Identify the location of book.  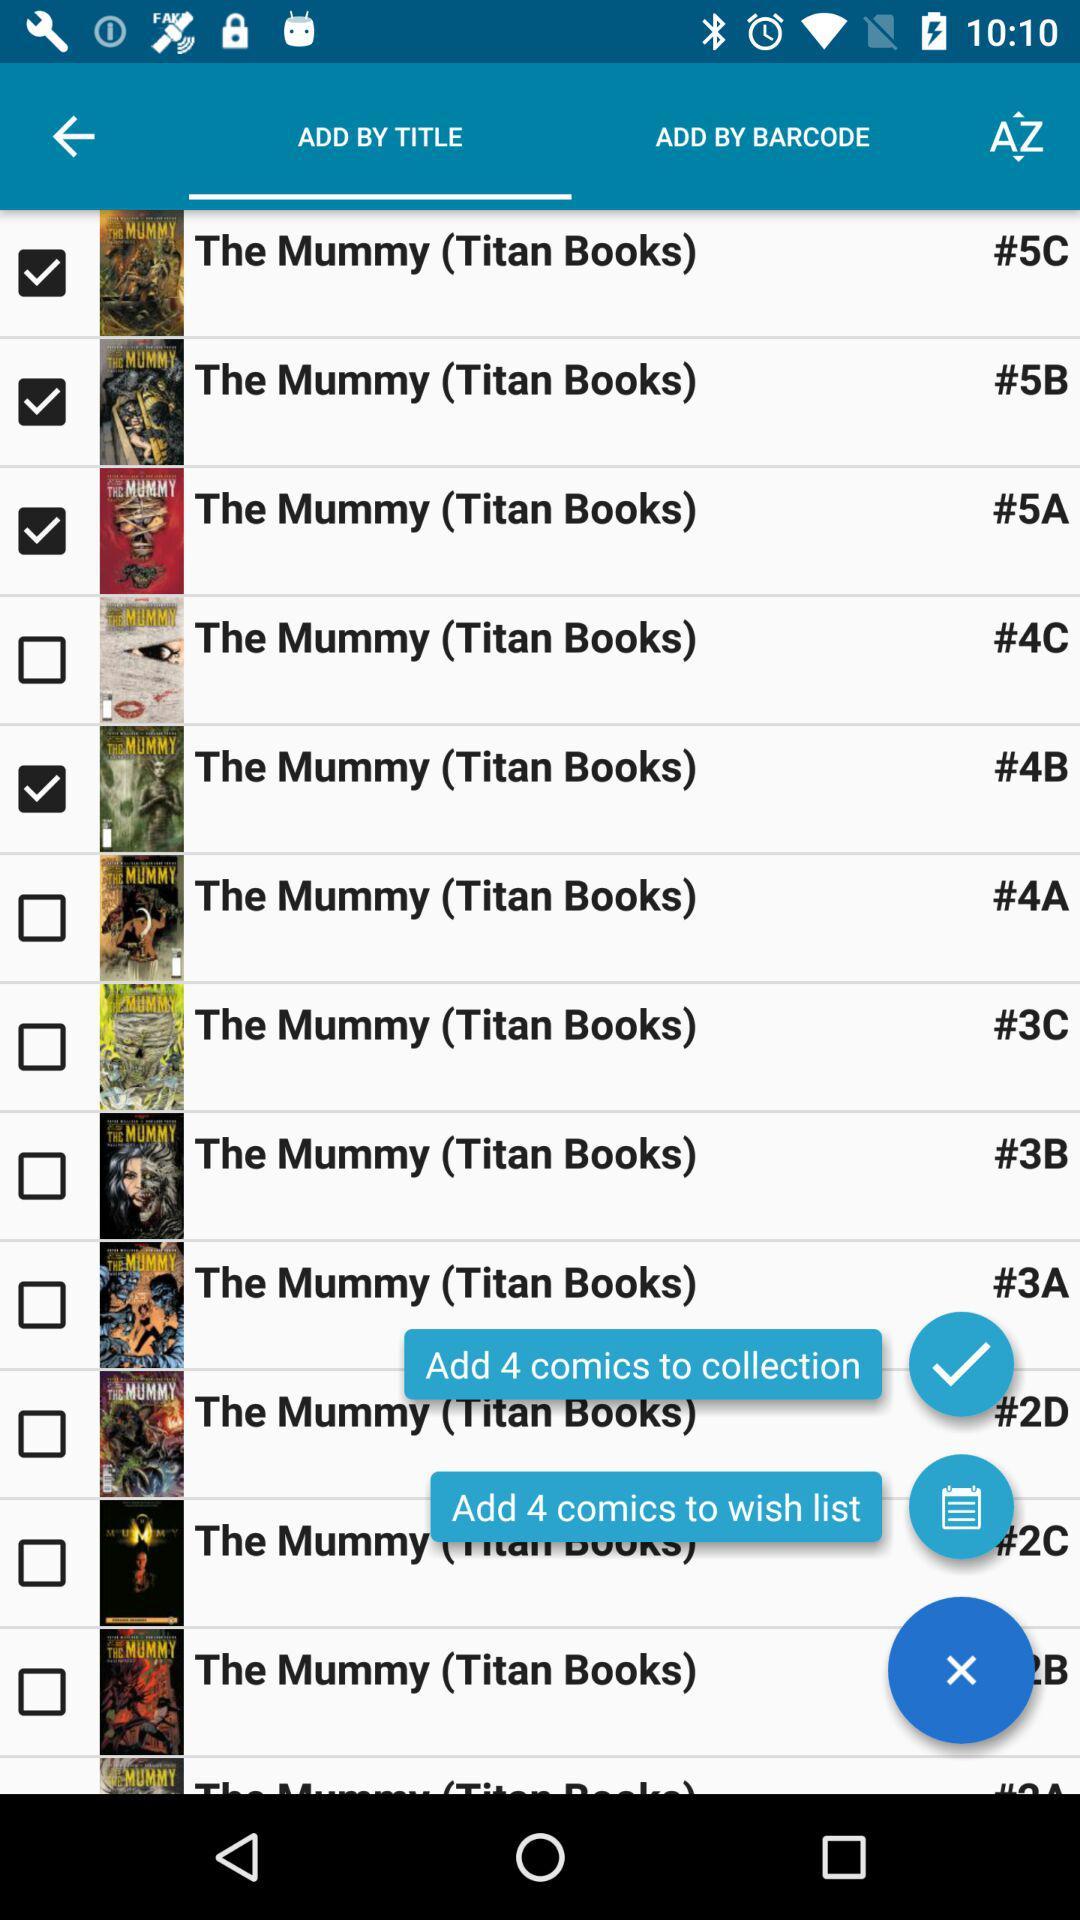
(140, 1045).